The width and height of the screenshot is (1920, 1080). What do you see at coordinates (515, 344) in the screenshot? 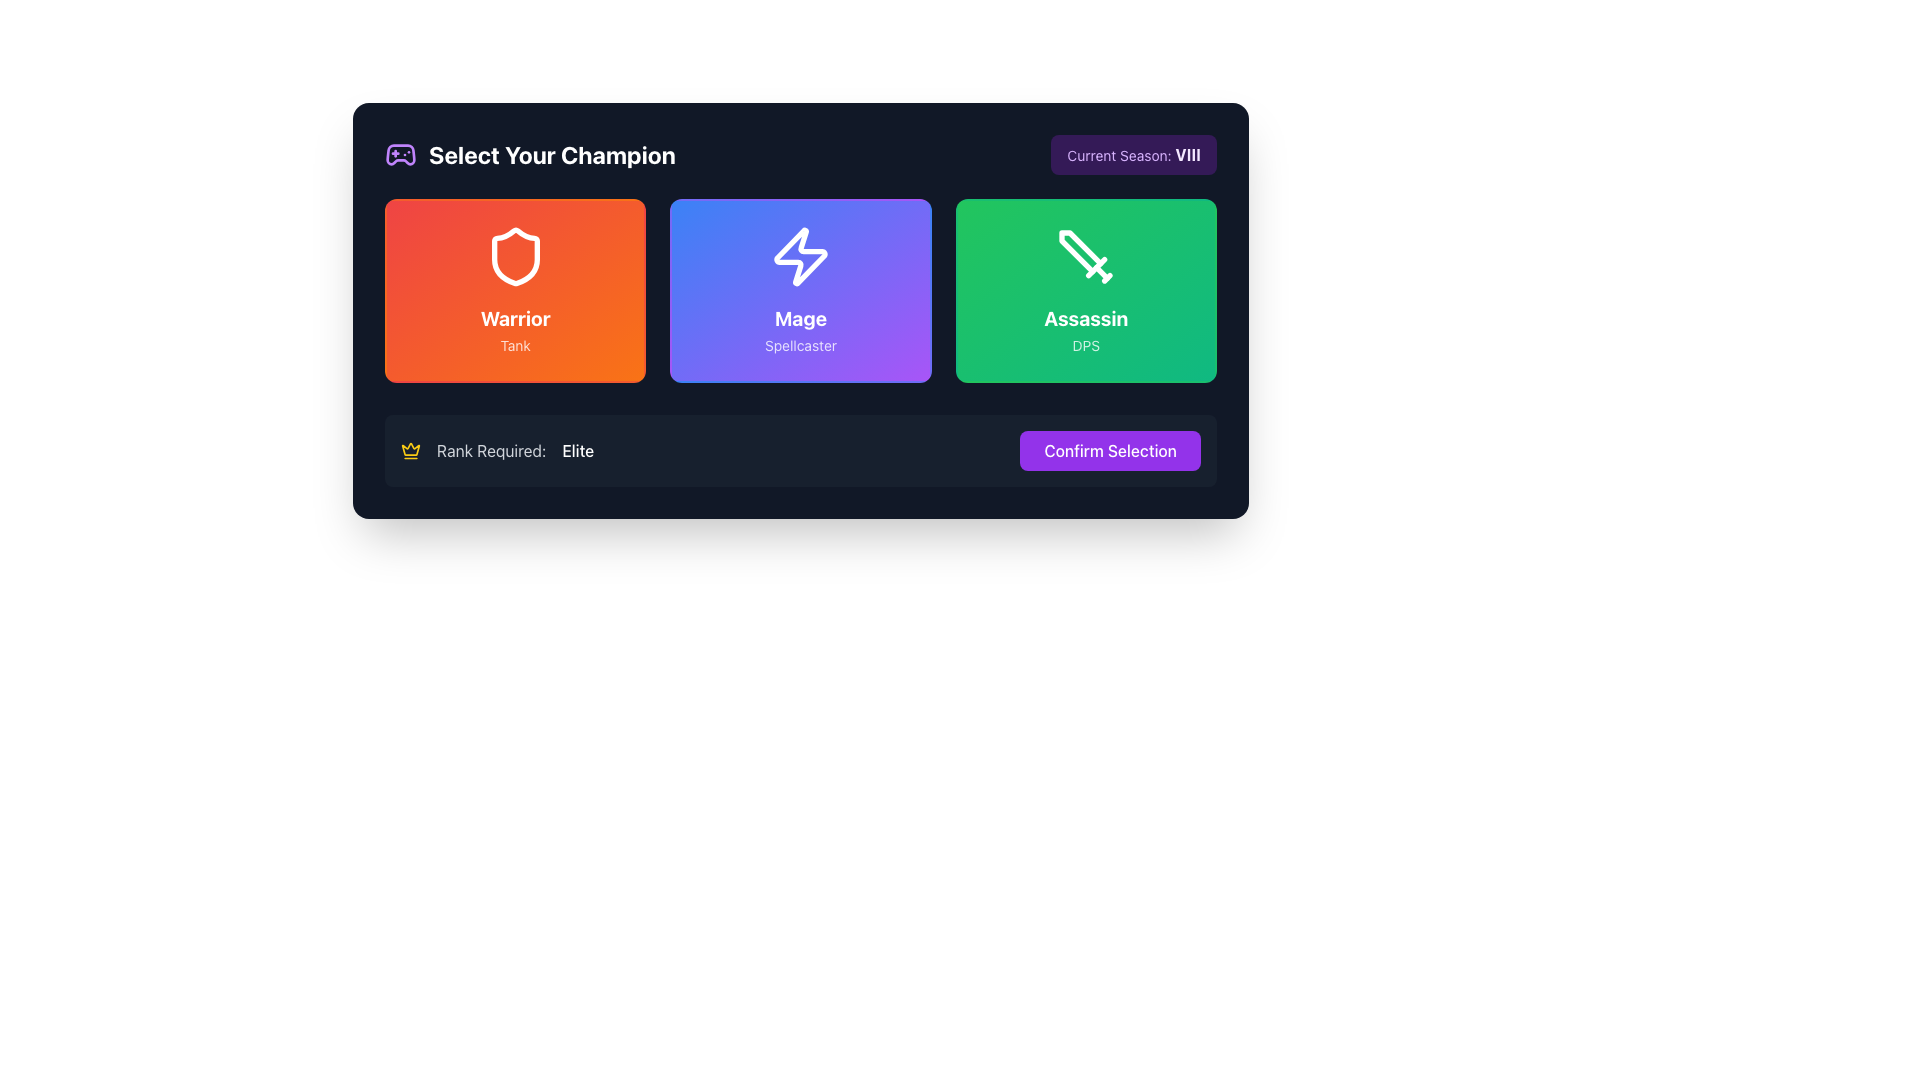
I see `the text label displaying 'Tank' which is located beneath the 'Warrior' label within an orange background in the leftmost column of the selection list` at bounding box center [515, 344].